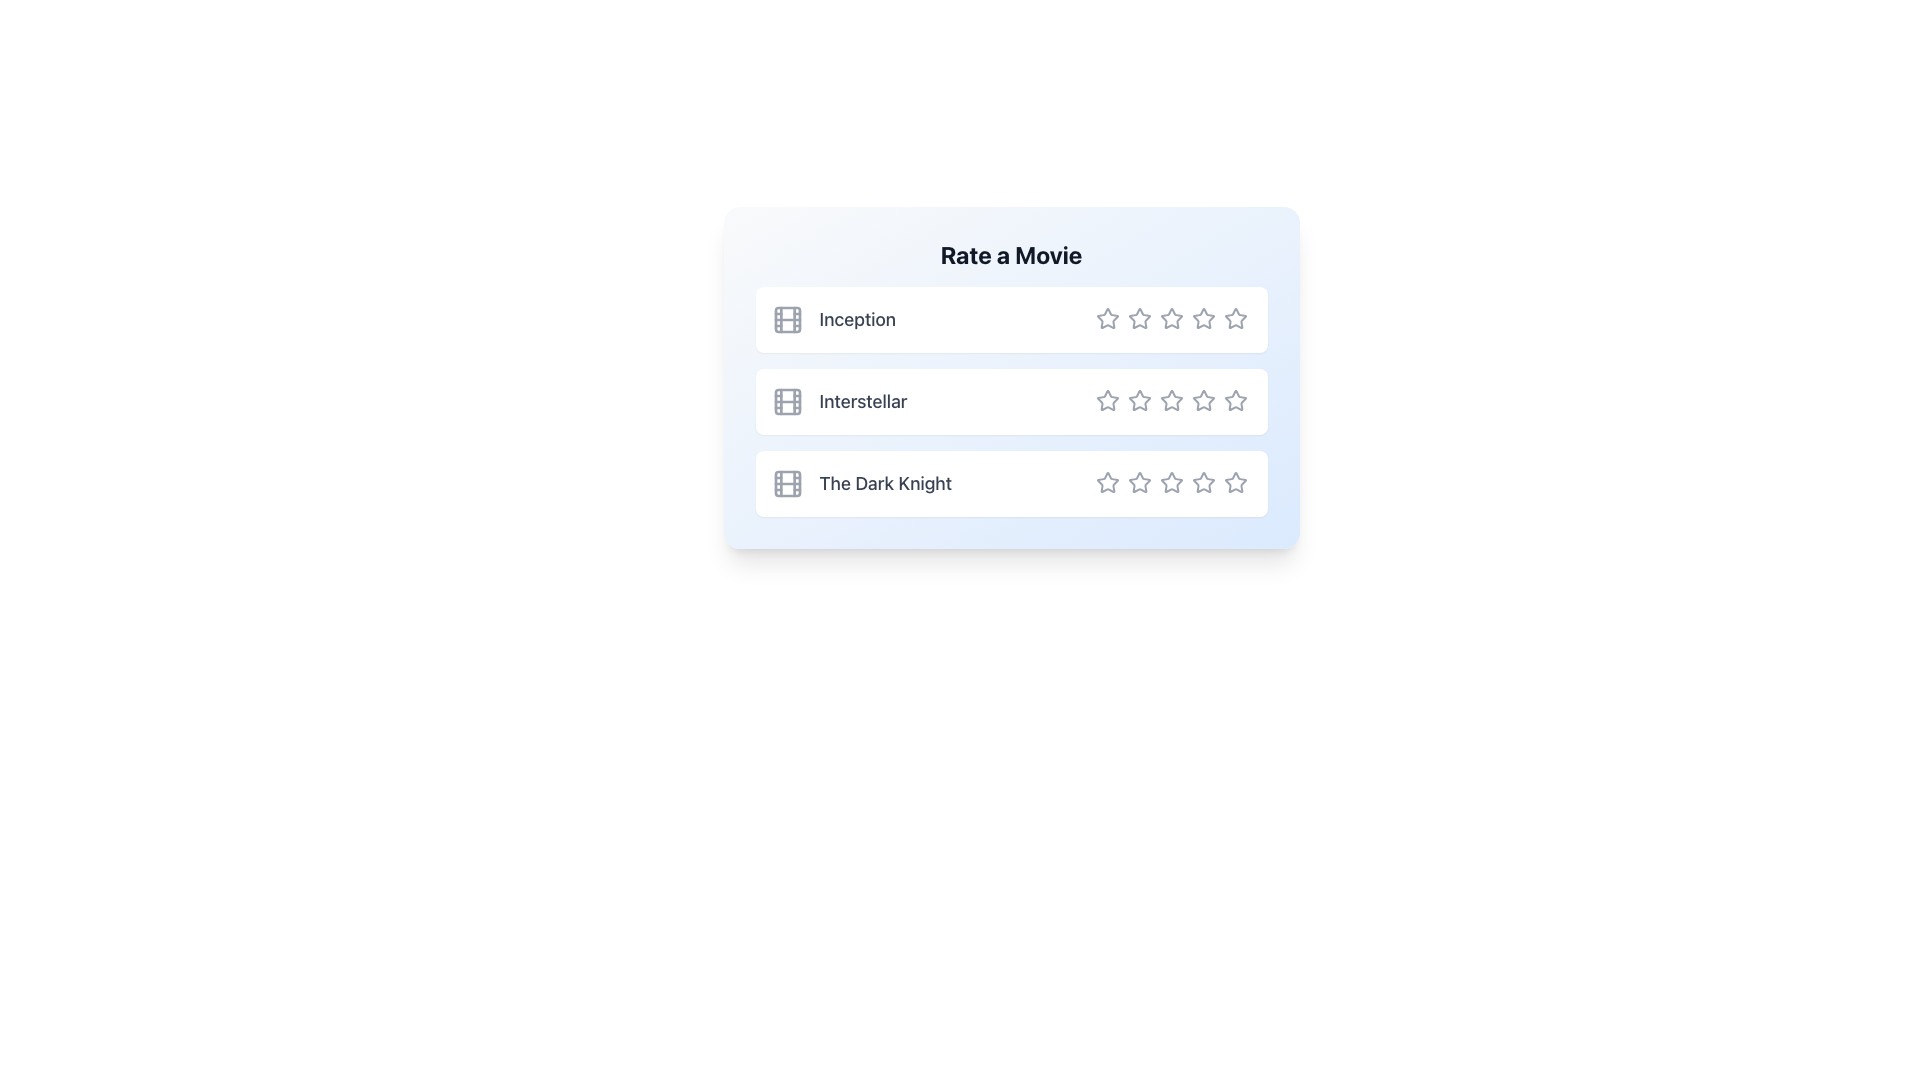 The width and height of the screenshot is (1920, 1080). I want to click on the film reel icon located to the immediate left of the text 'Inception' in the top row of the vertically stacked list, so click(786, 319).